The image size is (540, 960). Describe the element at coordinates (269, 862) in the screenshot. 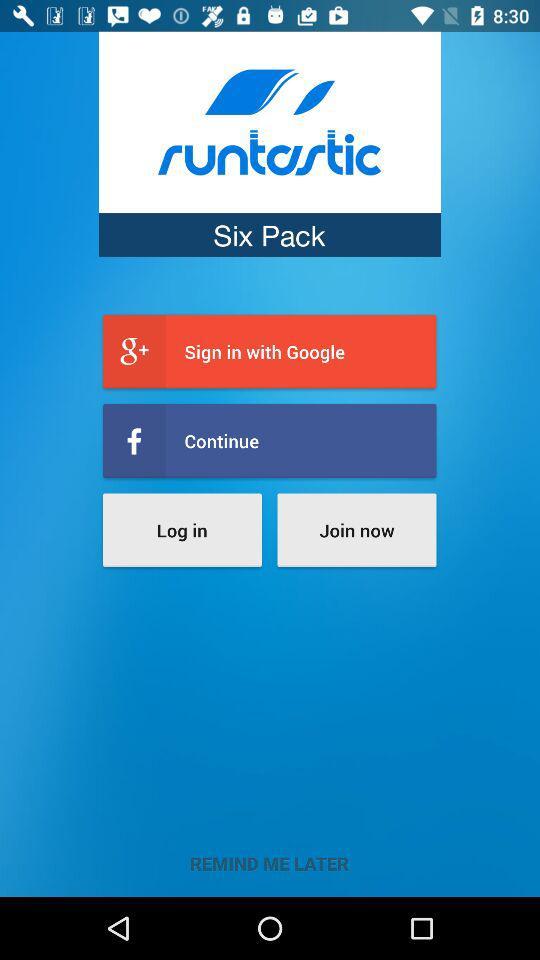

I see `remind me later item` at that location.